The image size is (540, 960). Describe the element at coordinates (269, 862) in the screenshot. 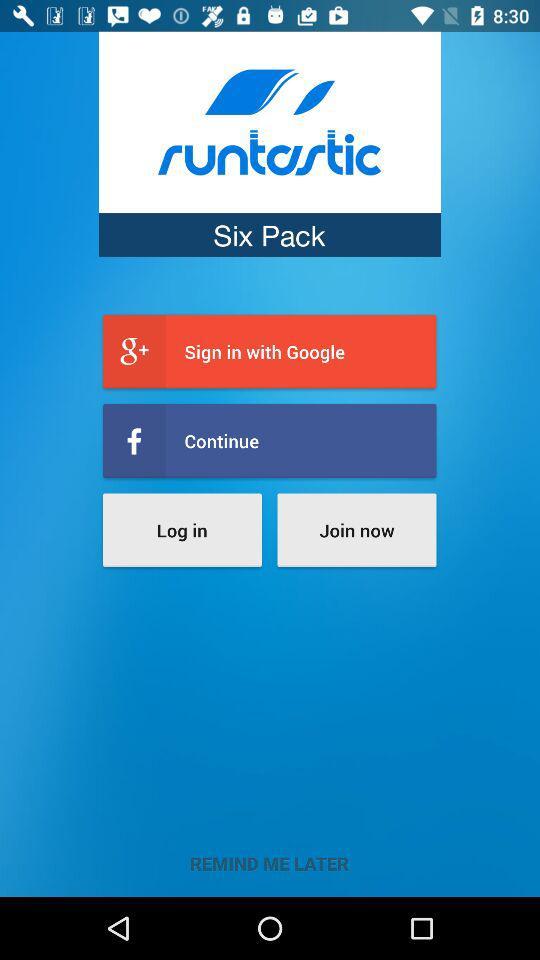

I see `remind me later item` at that location.